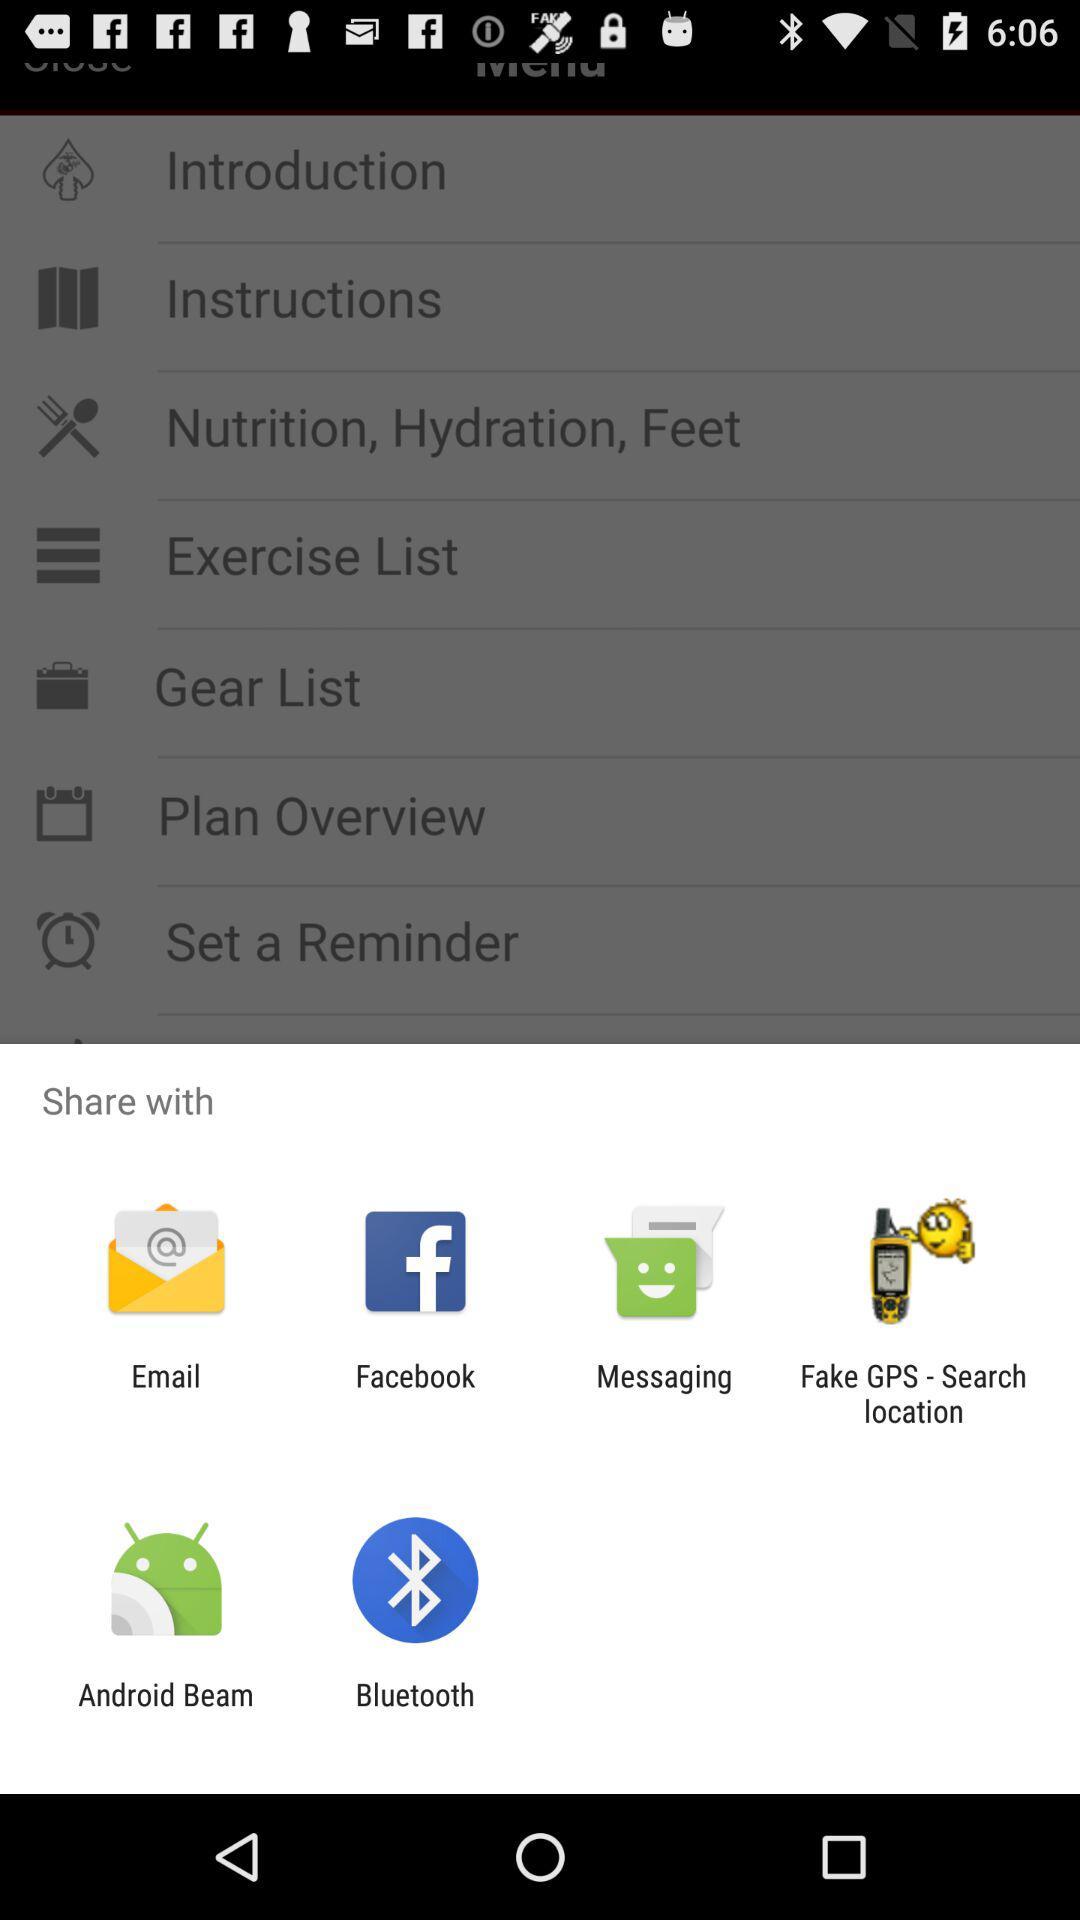  Describe the element at coordinates (165, 1711) in the screenshot. I see `icon next to bluetooth app` at that location.